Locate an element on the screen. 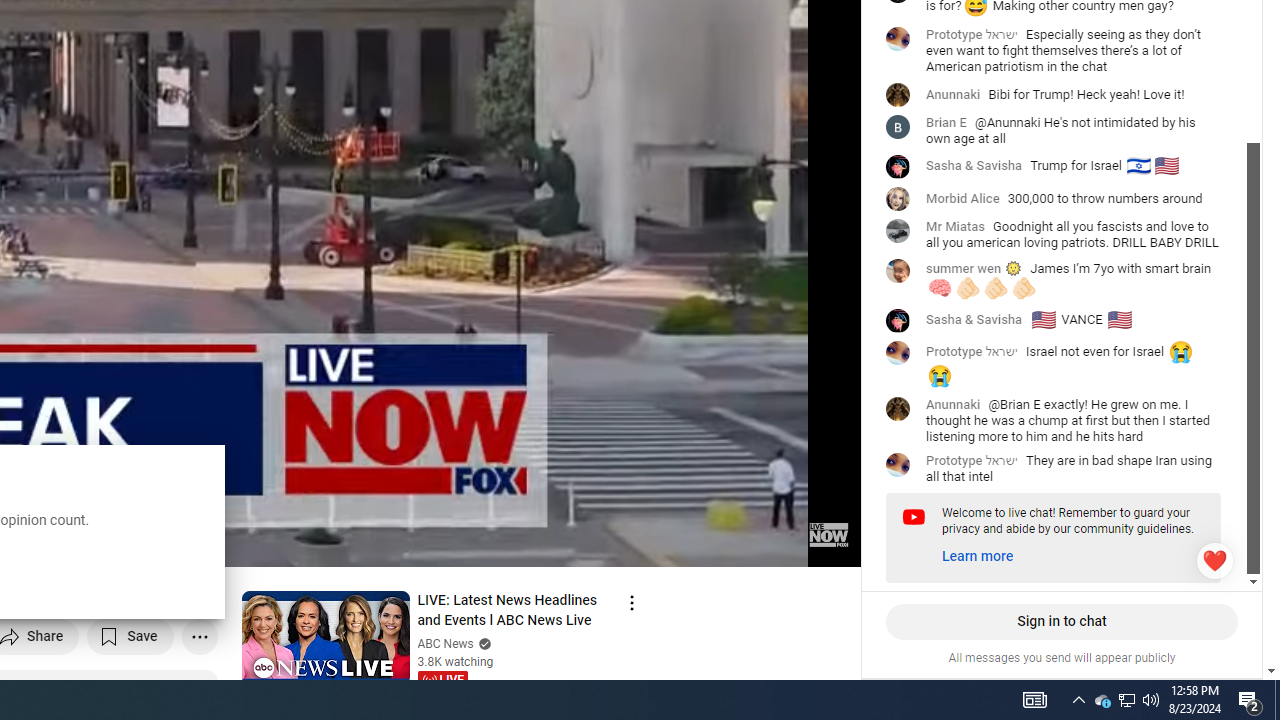  'Sign in to chat' is located at coordinates (1060, 621).